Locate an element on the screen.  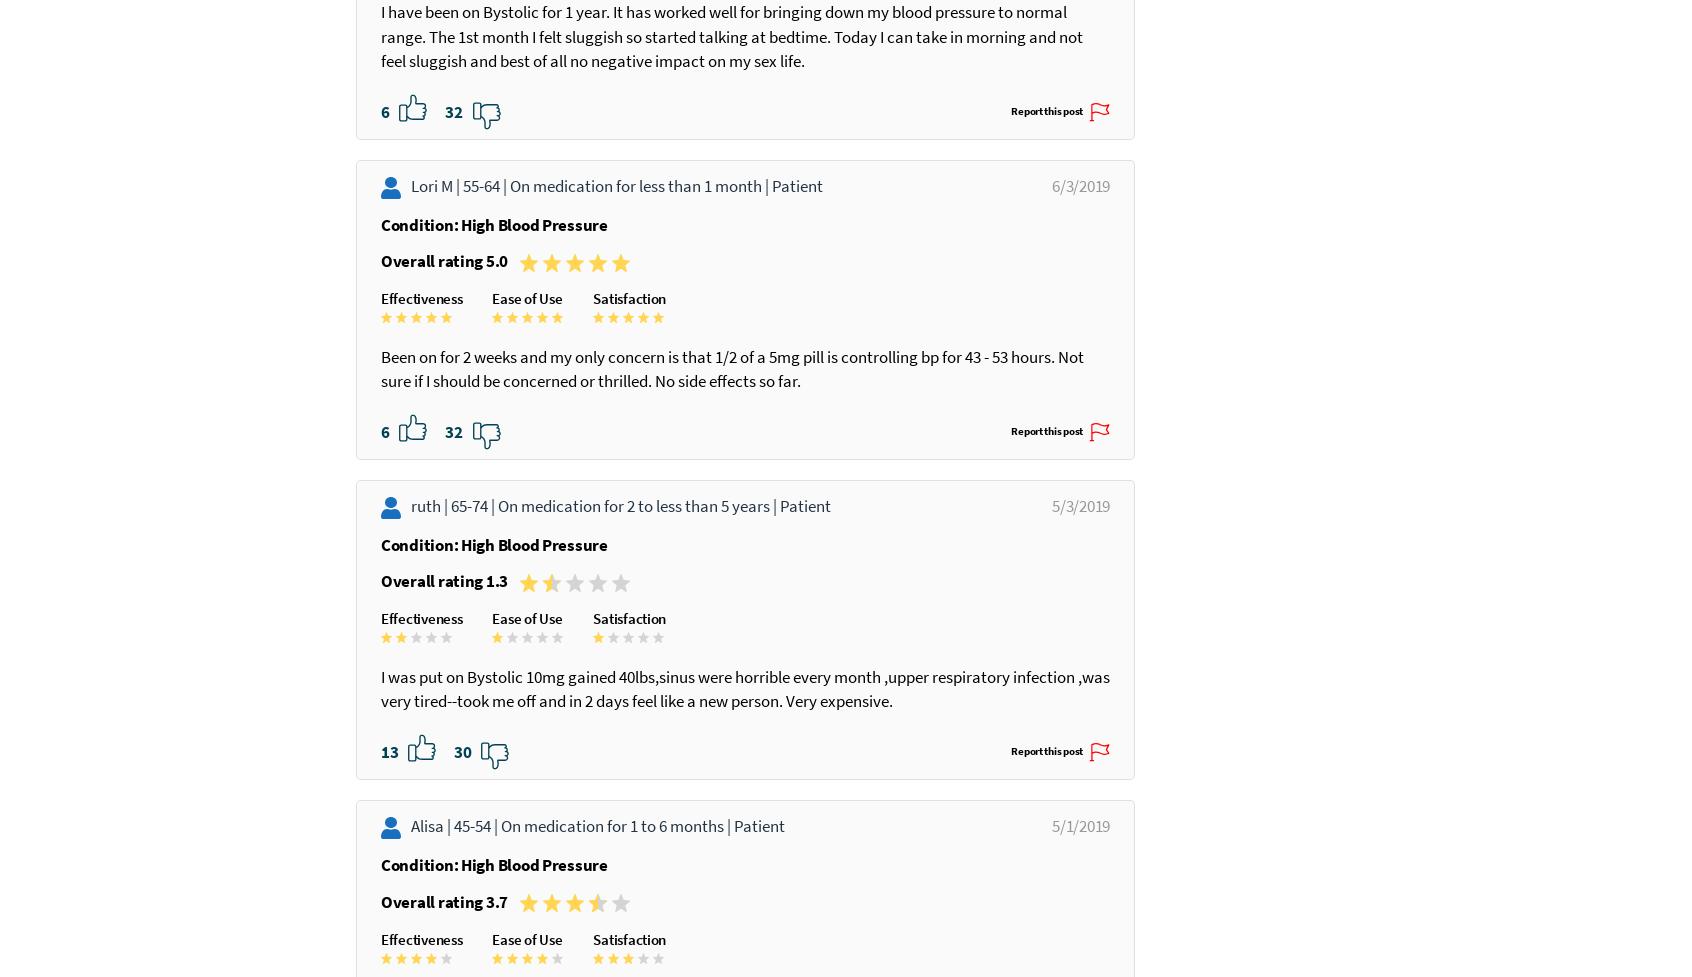
'ruth |' is located at coordinates (429, 602).